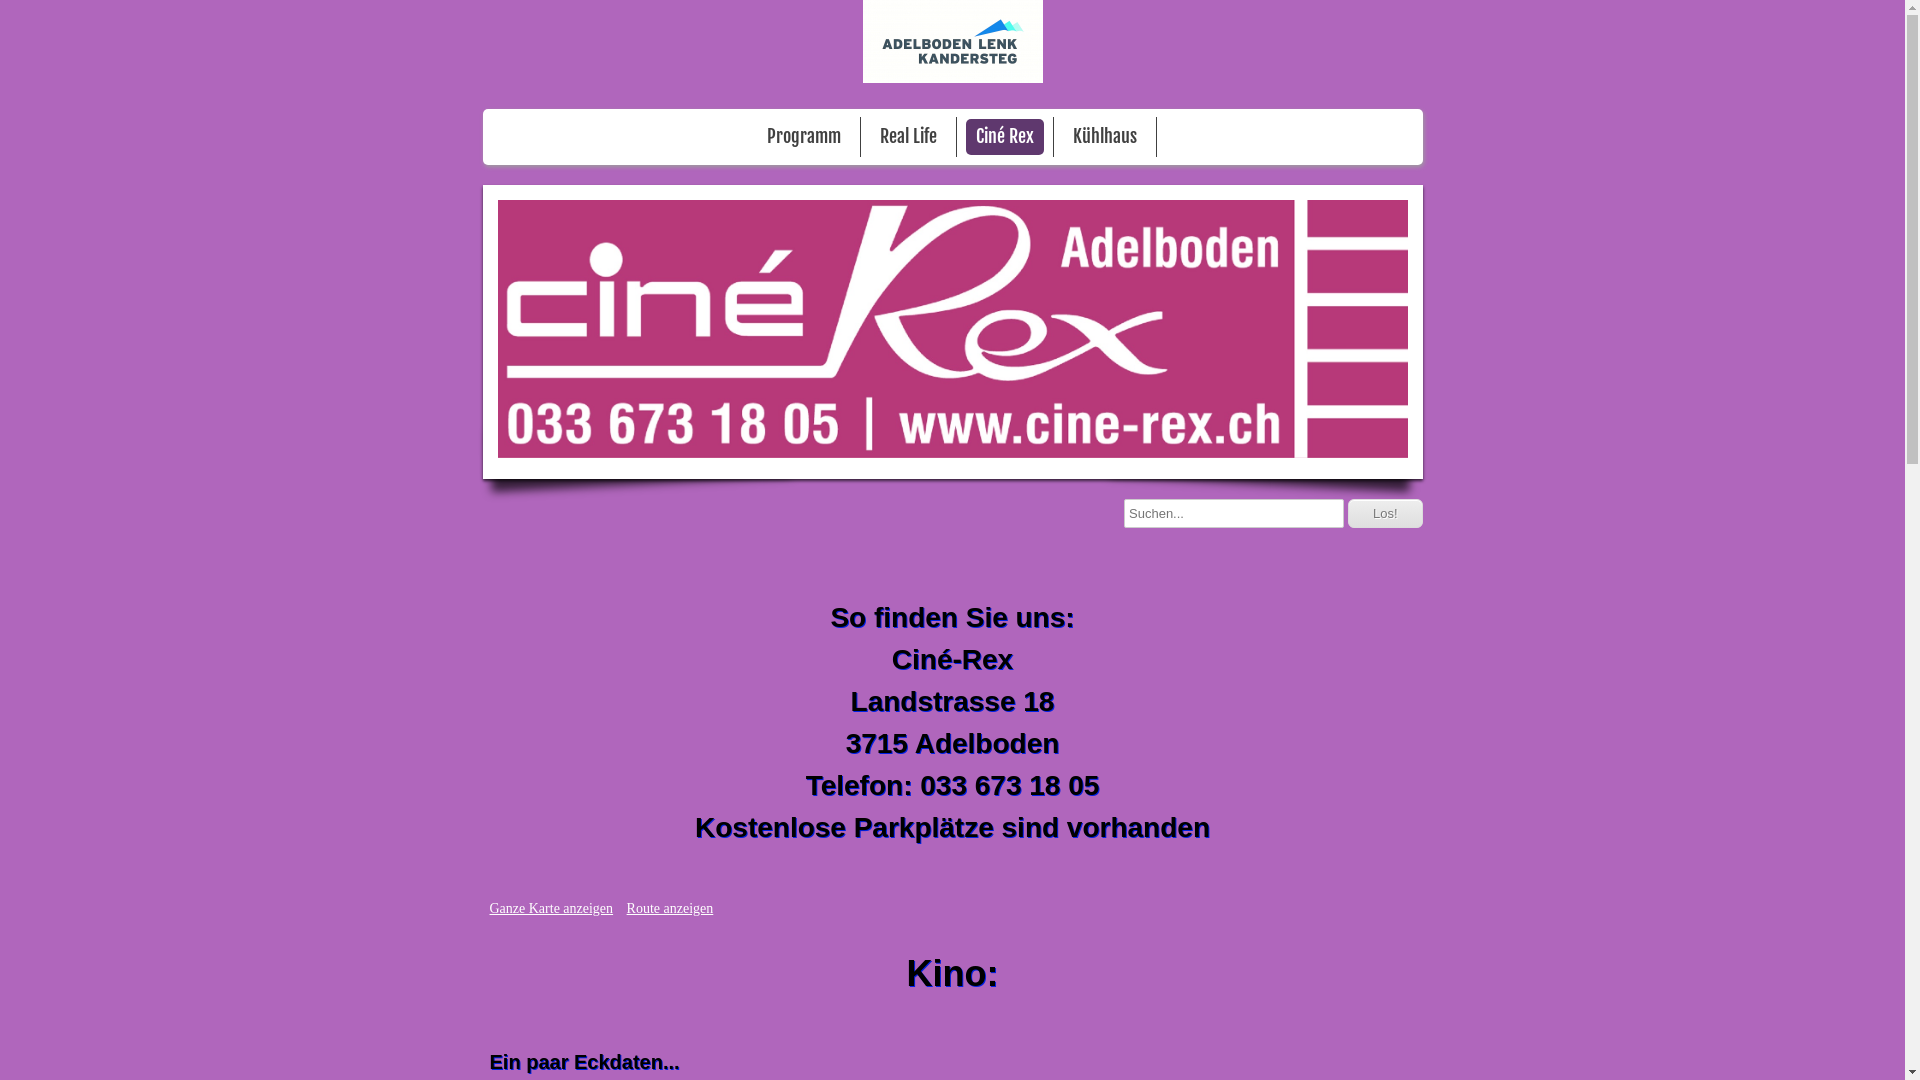 The image size is (1920, 1080). I want to click on 'Los!', so click(1384, 512).